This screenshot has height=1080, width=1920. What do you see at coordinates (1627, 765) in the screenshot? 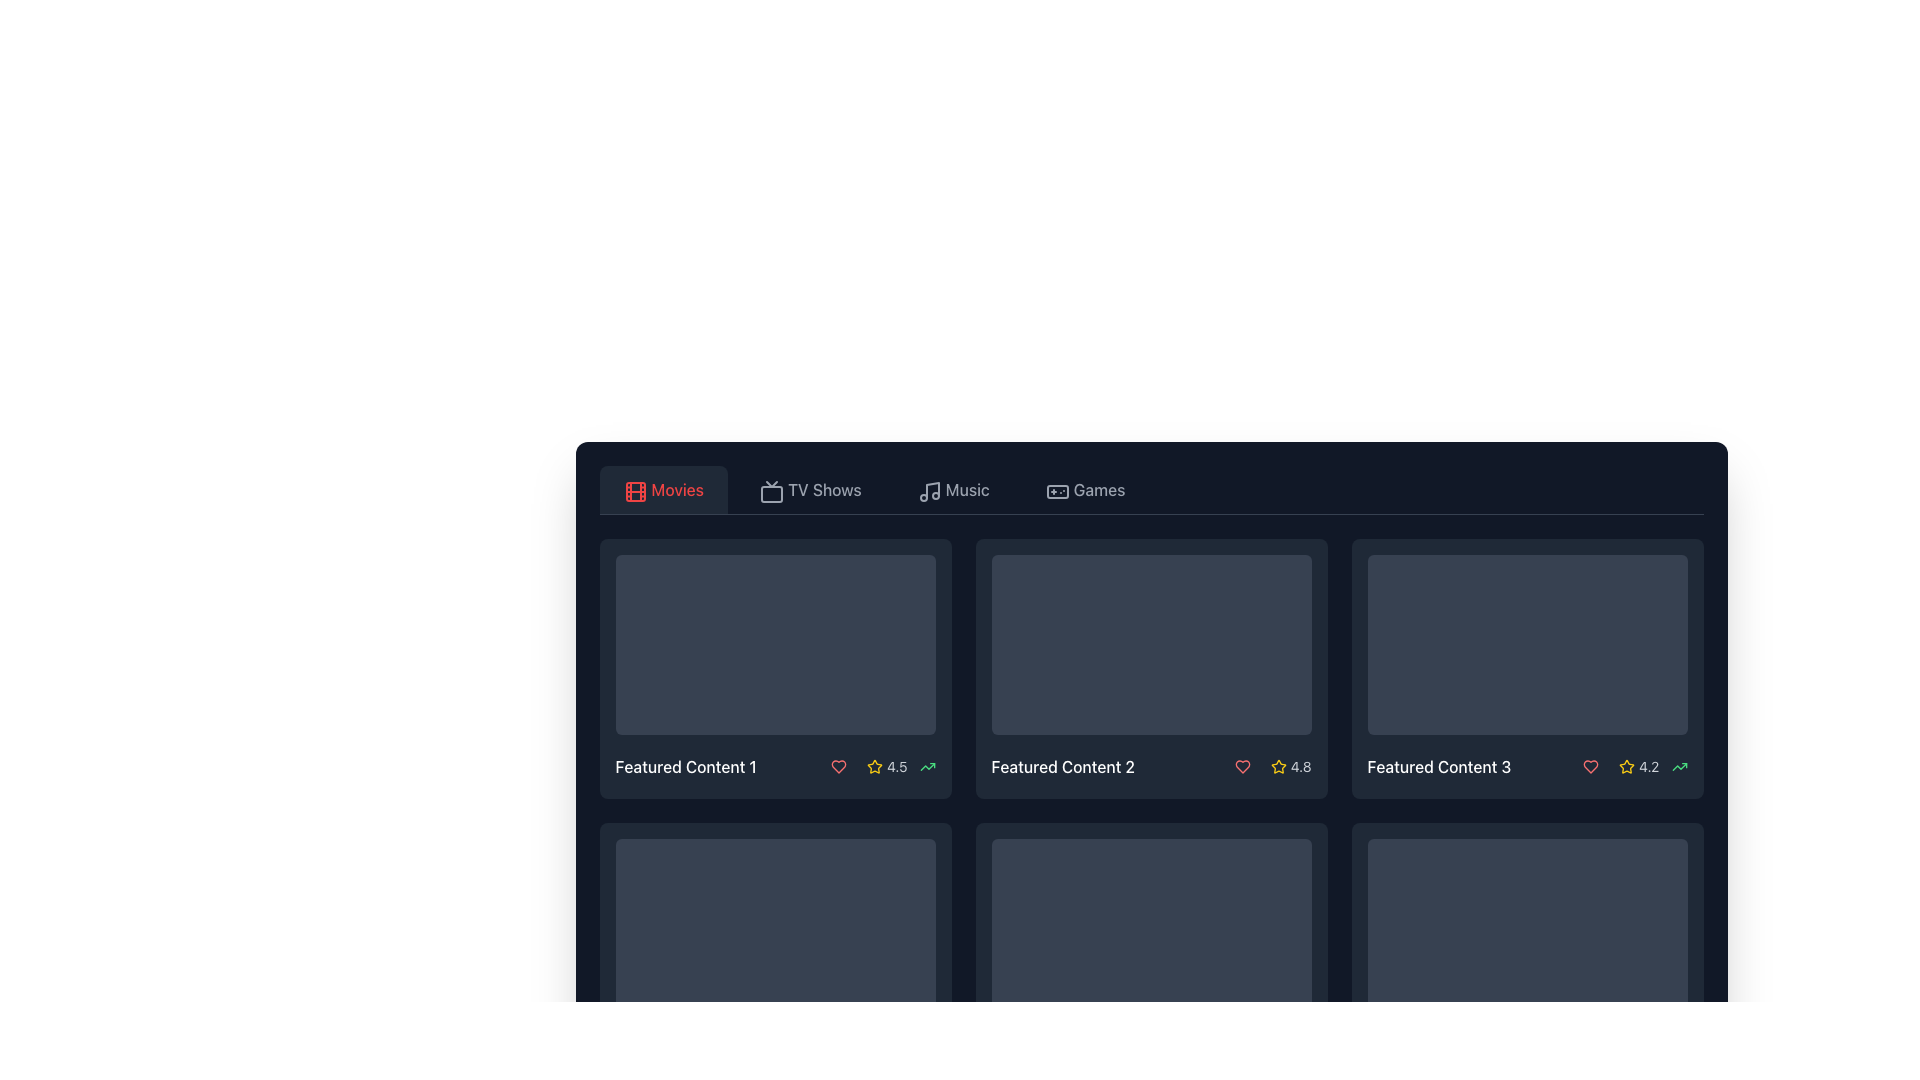
I see `the star-shaped icon used for rating, which indicates a score of 4.2 in the 'Featured Content 3' section` at bounding box center [1627, 765].